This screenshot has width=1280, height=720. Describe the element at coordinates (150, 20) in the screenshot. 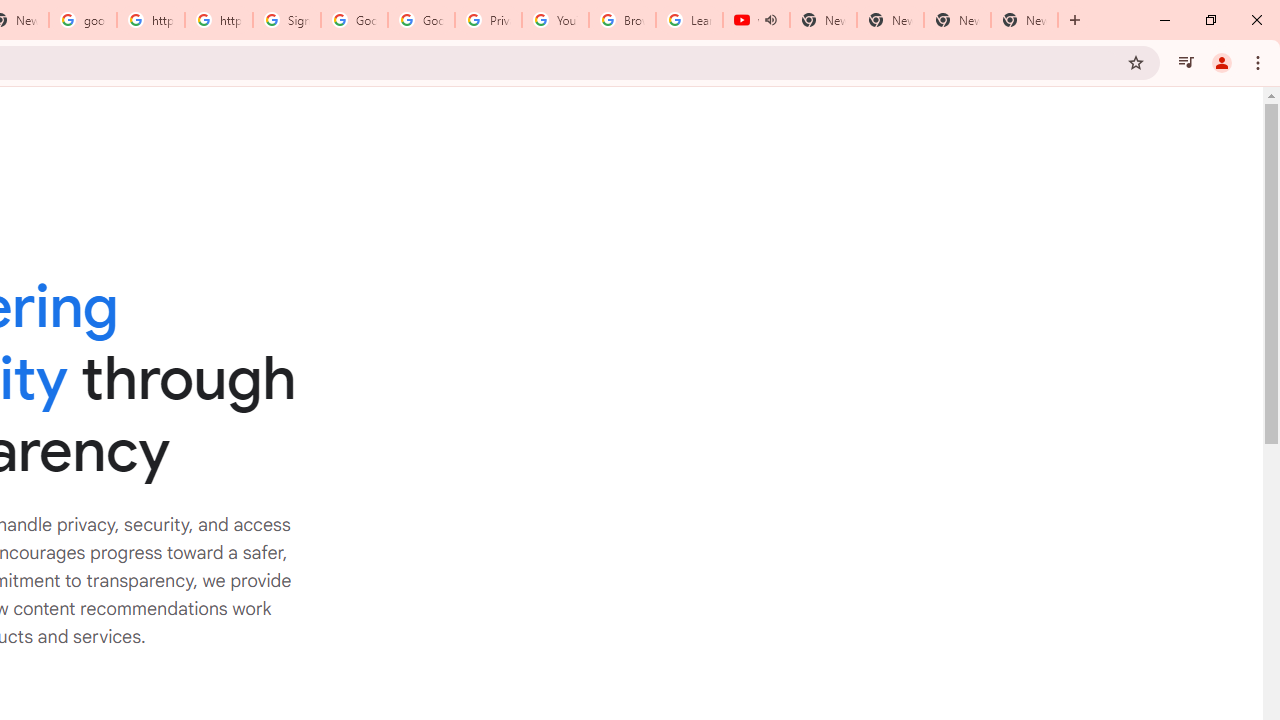

I see `'https://scholar.google.com/'` at that location.